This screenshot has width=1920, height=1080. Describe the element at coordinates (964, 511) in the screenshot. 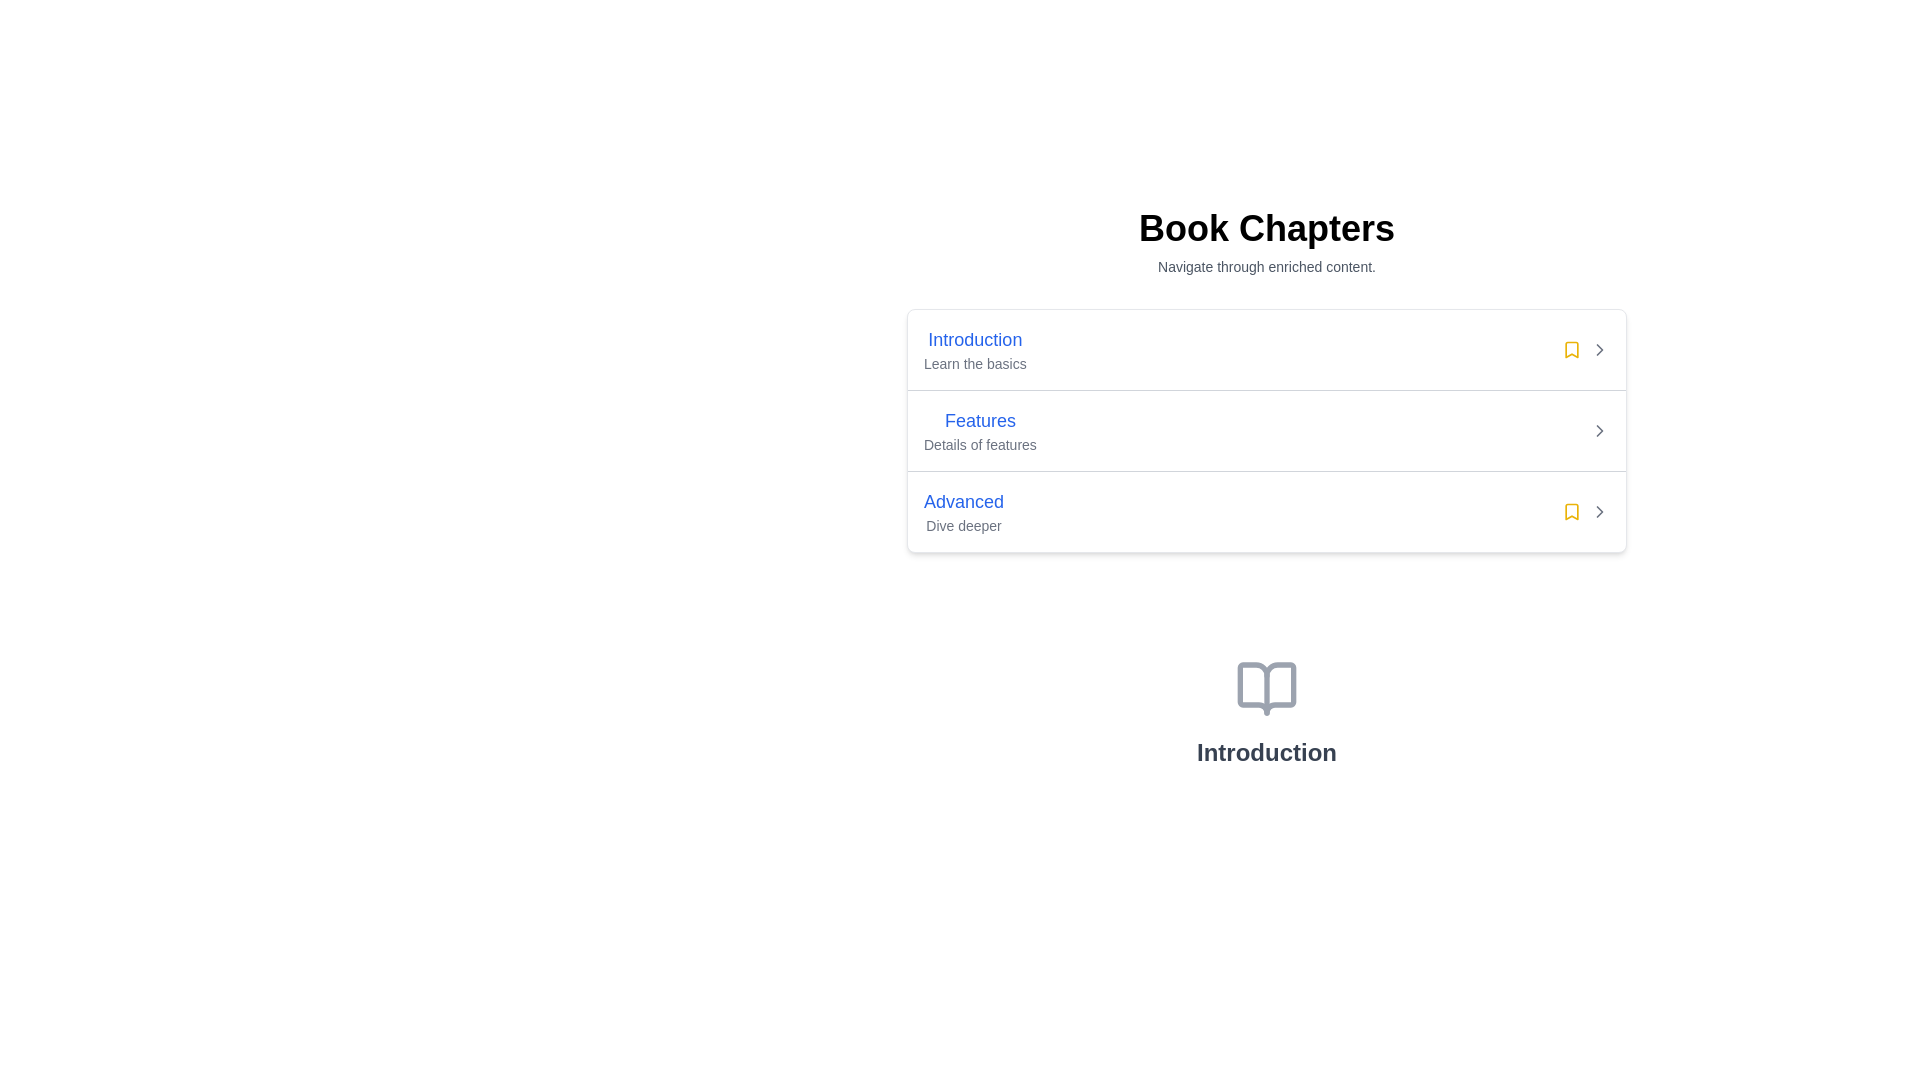

I see `the navigation link for the 'Advanced' section, which is the third item in the vertical list of chapter navigation entries under 'Book Chapters'` at that location.